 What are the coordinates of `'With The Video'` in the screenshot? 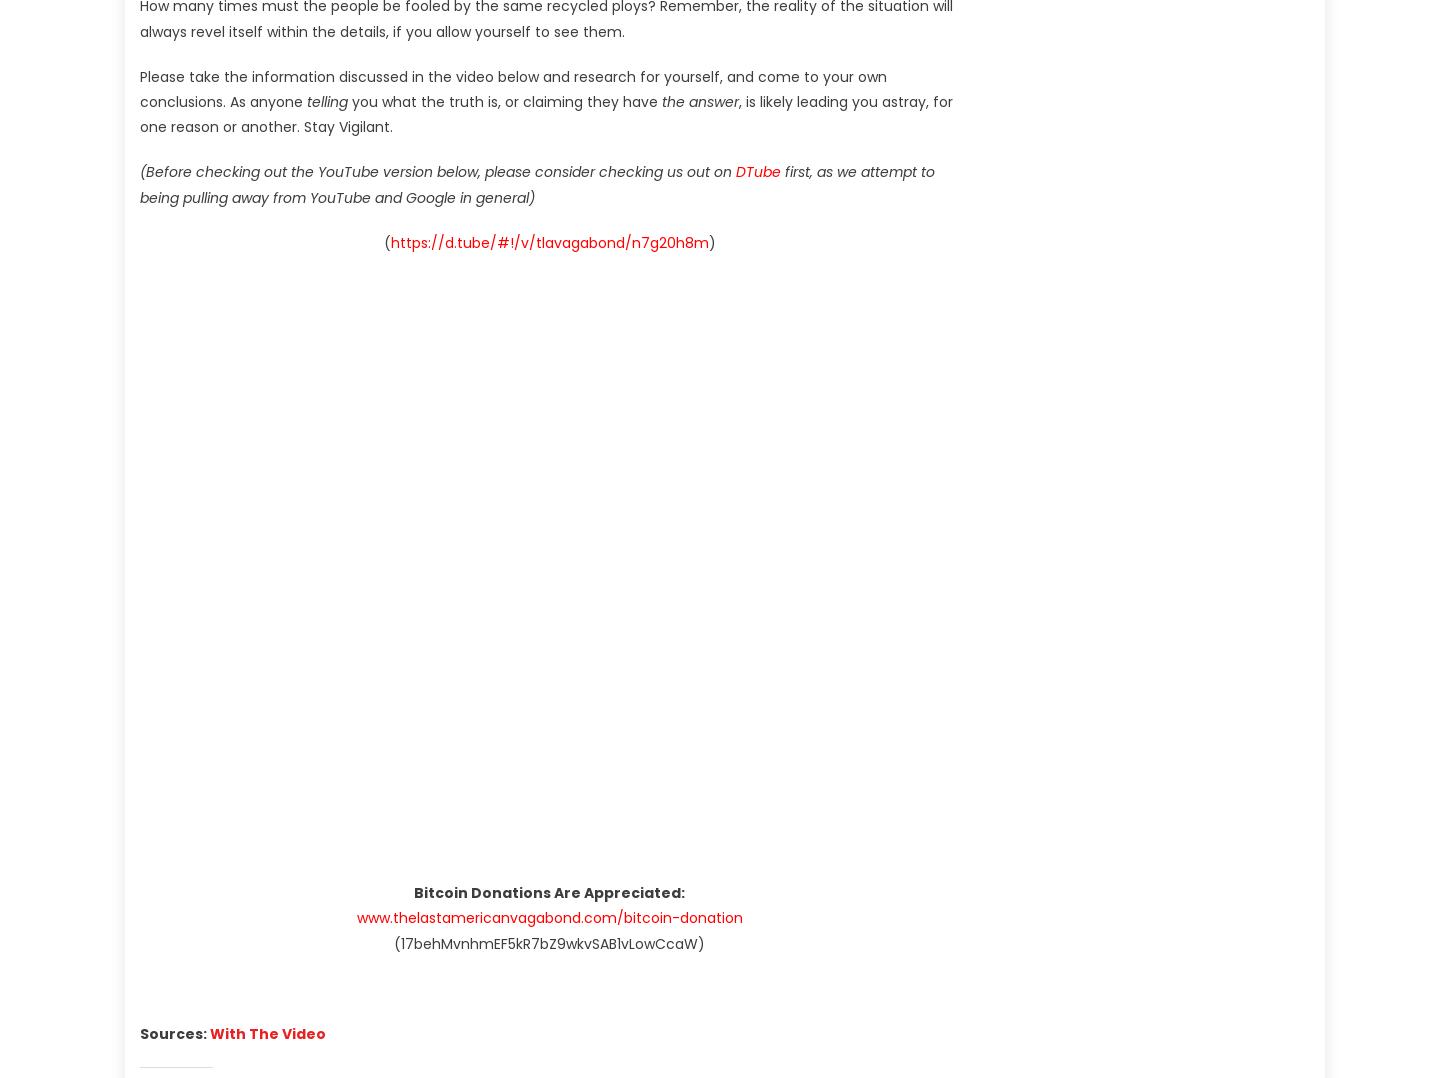 It's located at (208, 1032).